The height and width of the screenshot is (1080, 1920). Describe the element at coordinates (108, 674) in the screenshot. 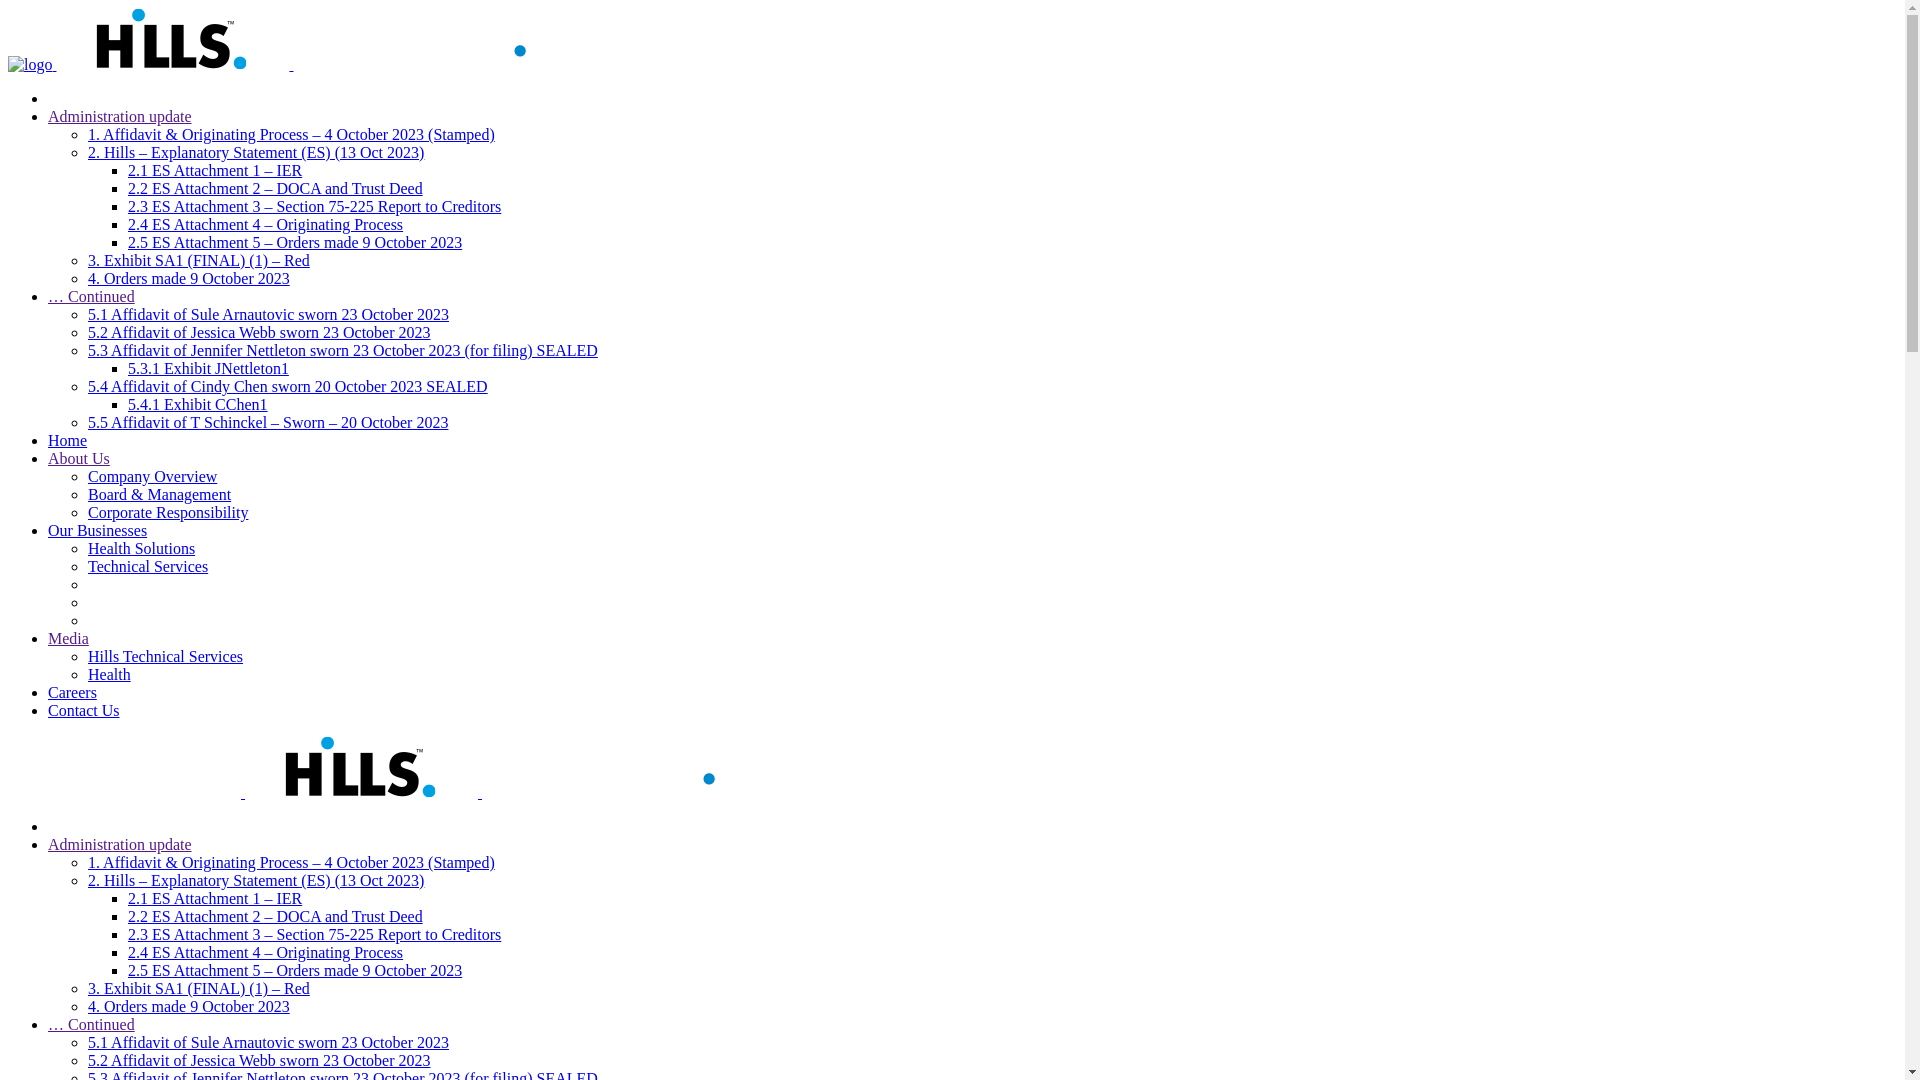

I see `'Health'` at that location.